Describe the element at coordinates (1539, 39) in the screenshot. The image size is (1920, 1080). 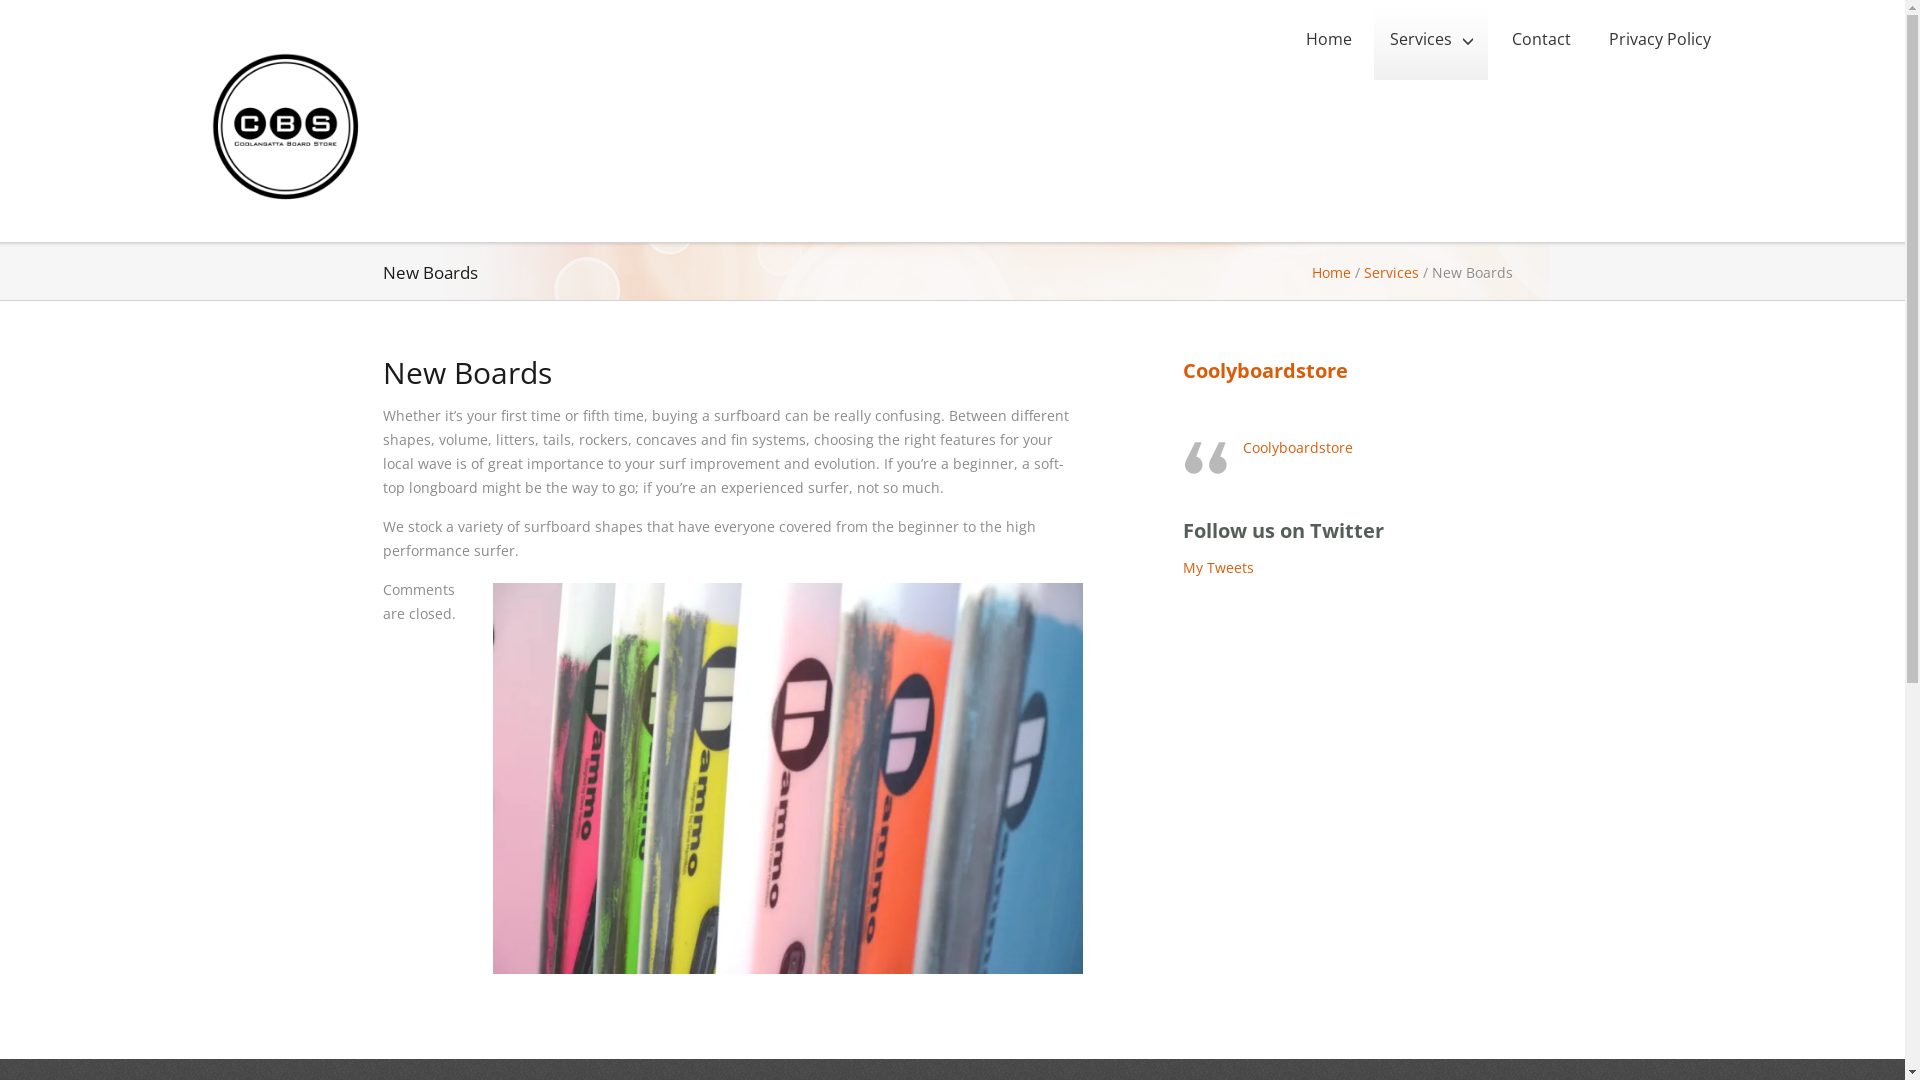
I see `'Contact'` at that location.